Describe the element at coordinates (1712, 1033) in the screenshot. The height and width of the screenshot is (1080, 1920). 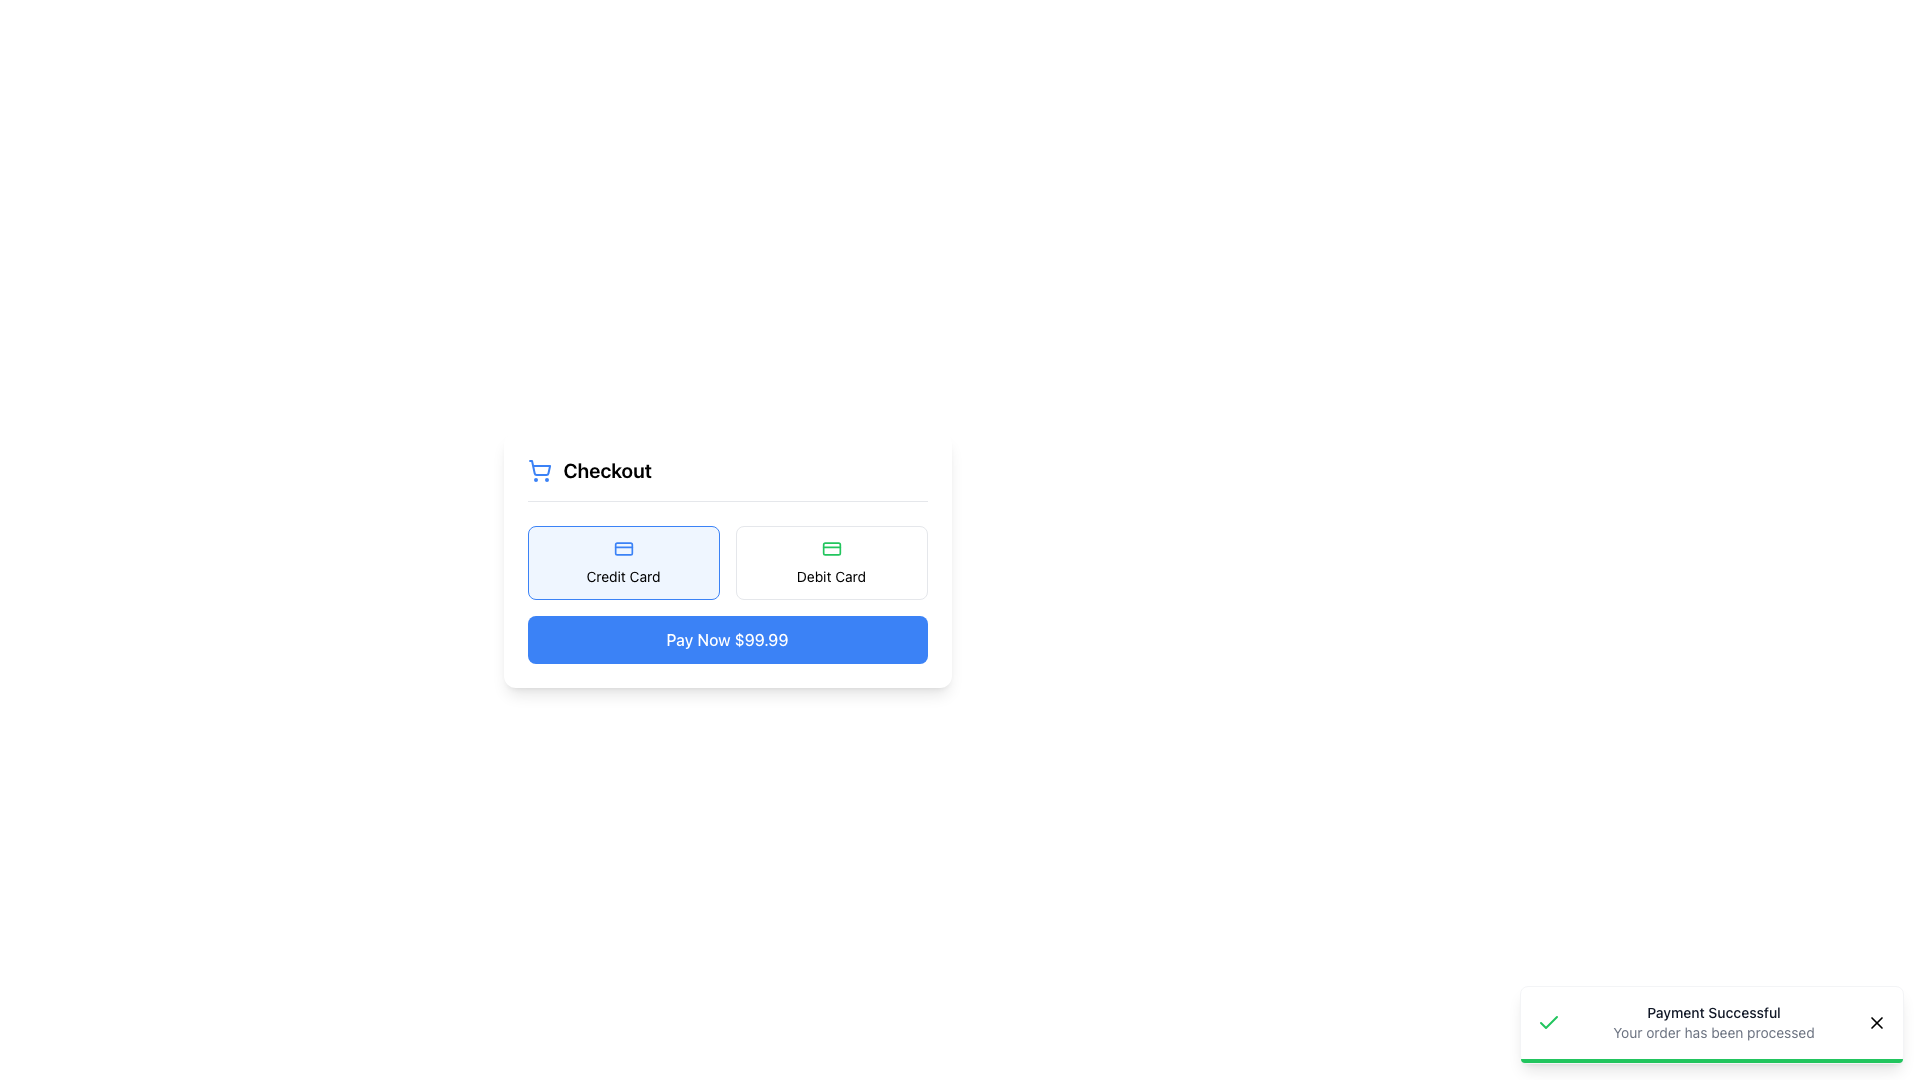
I see `the supplementary message confirming that the user's order has been processed successfully, which is positioned beneath 'Payment Successful' in the bottom right of the interface` at that location.